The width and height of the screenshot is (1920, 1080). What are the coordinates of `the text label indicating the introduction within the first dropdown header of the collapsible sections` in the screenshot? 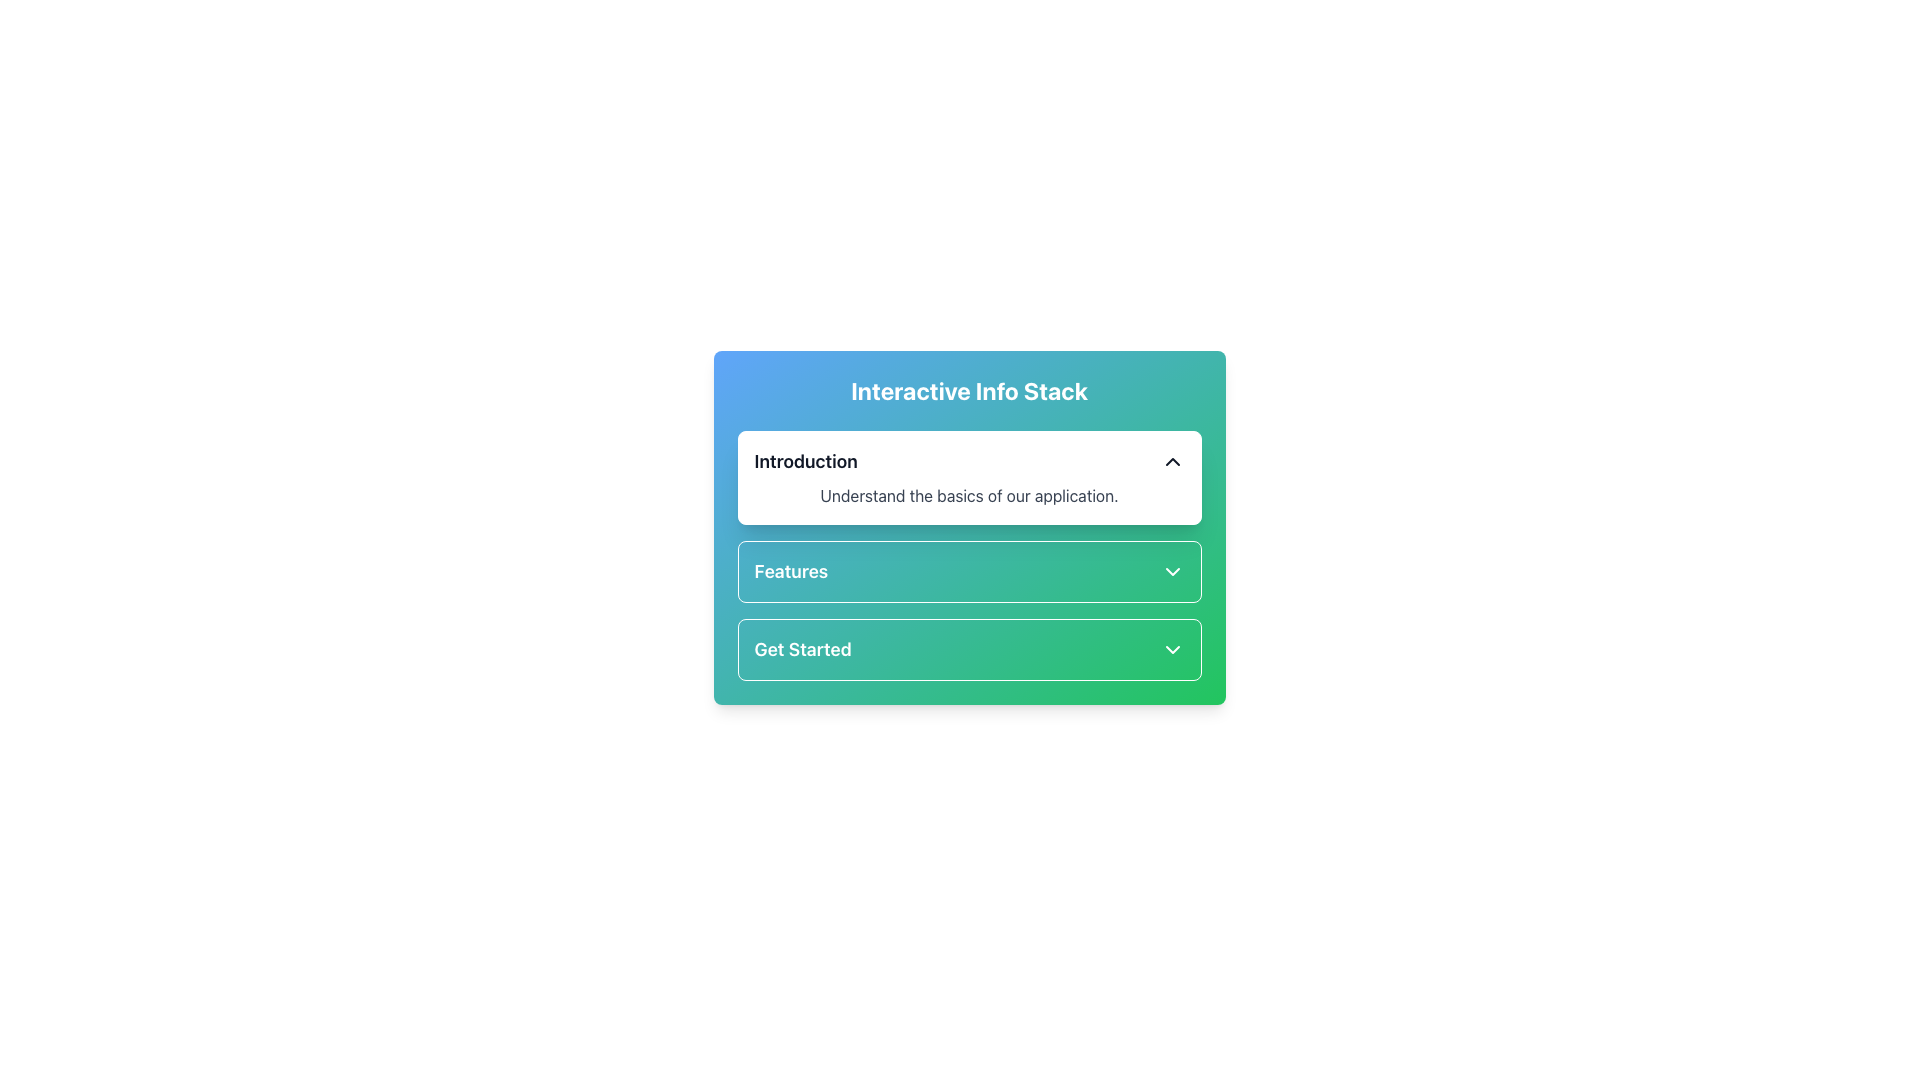 It's located at (806, 462).